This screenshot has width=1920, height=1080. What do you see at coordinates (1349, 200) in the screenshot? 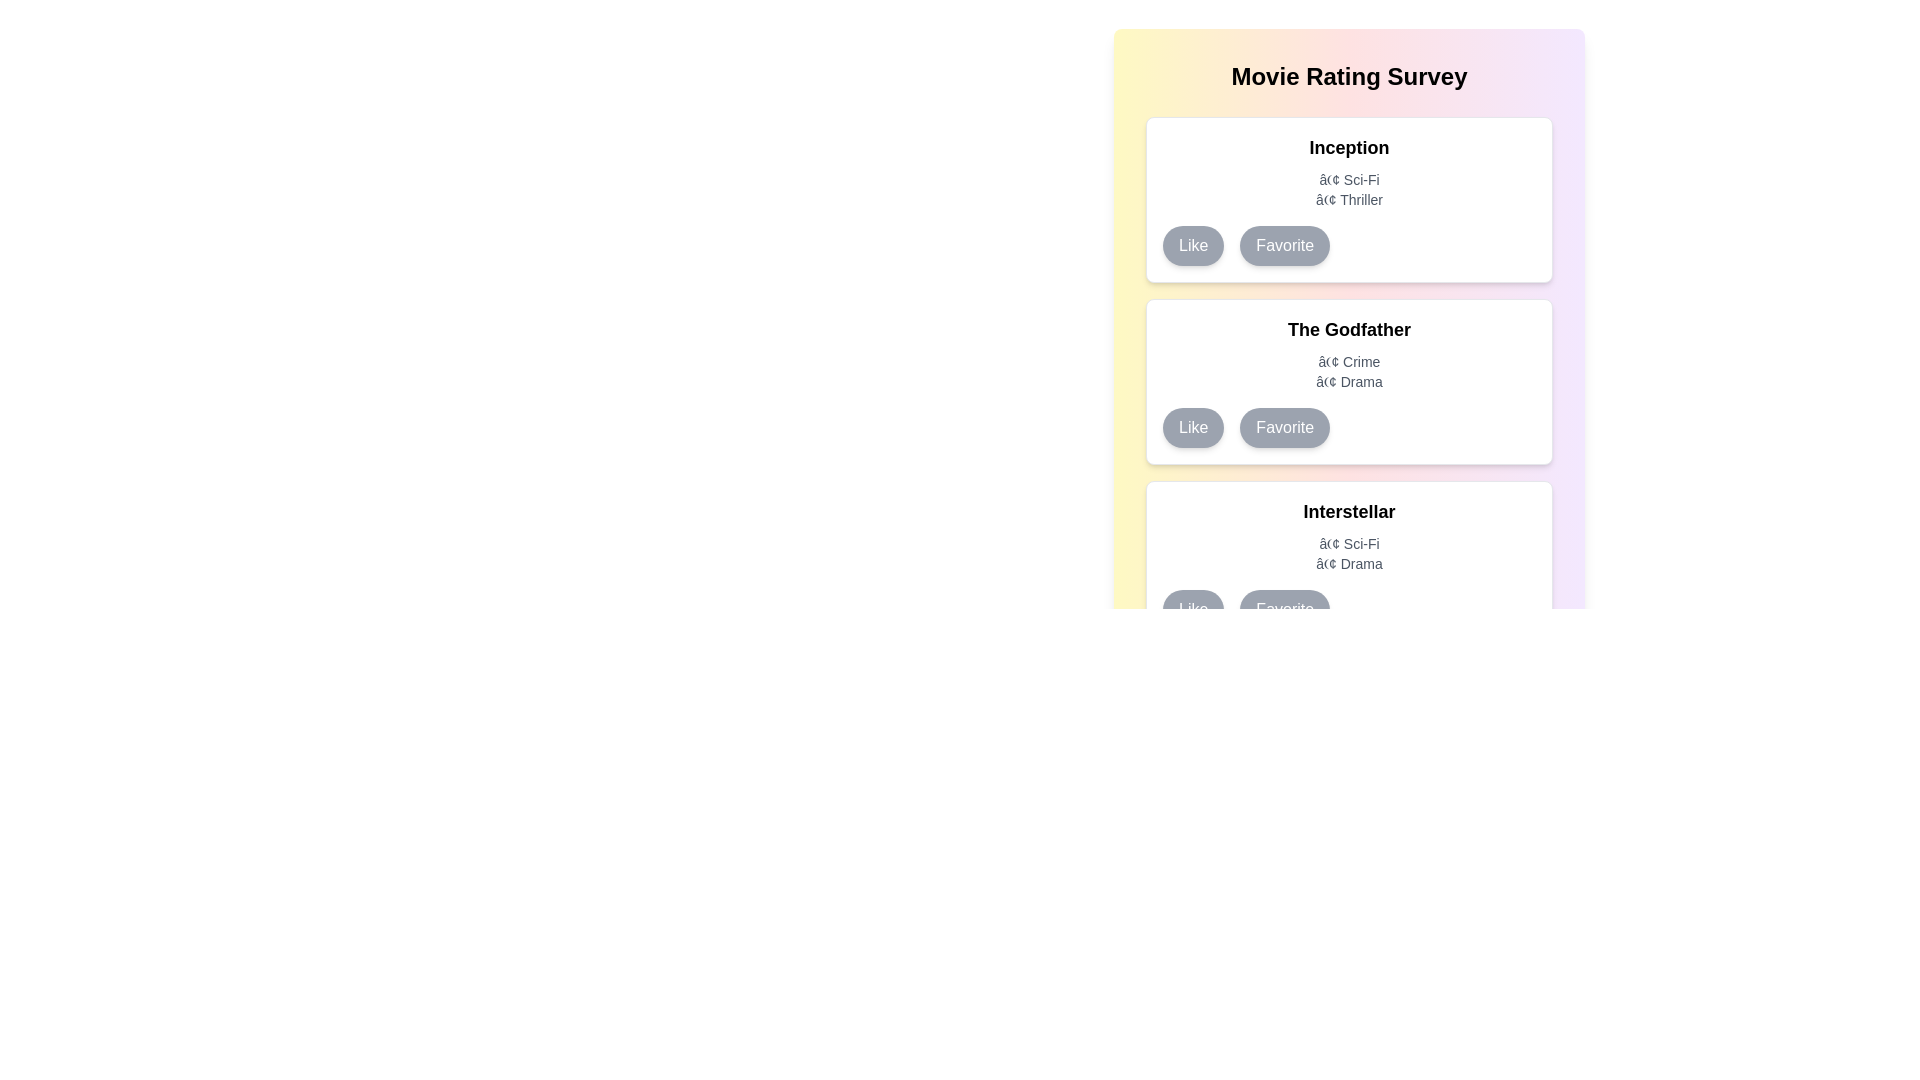
I see `the text label displaying the genre '• Thriller', which is positioned below '• Sci-Fi' in the movie card for 'Inception'` at bounding box center [1349, 200].